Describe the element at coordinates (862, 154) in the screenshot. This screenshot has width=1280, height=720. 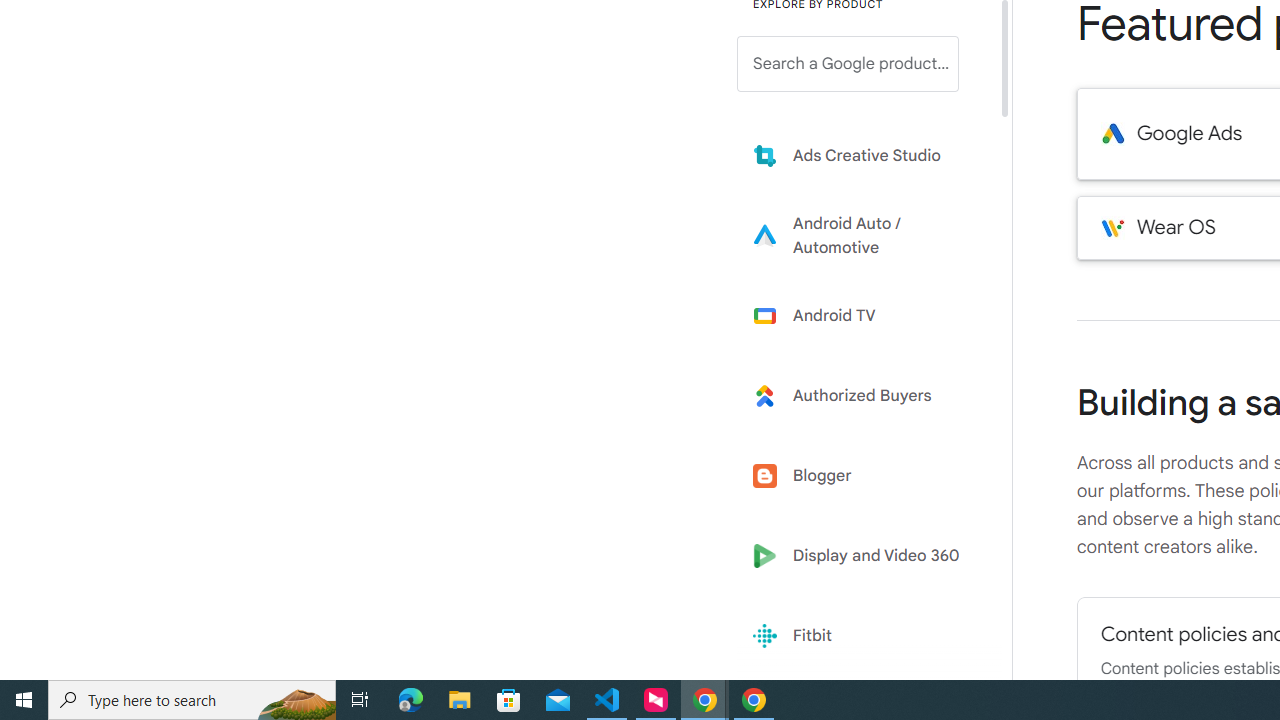
I see `'Learn more about Ads Creative Studio'` at that location.